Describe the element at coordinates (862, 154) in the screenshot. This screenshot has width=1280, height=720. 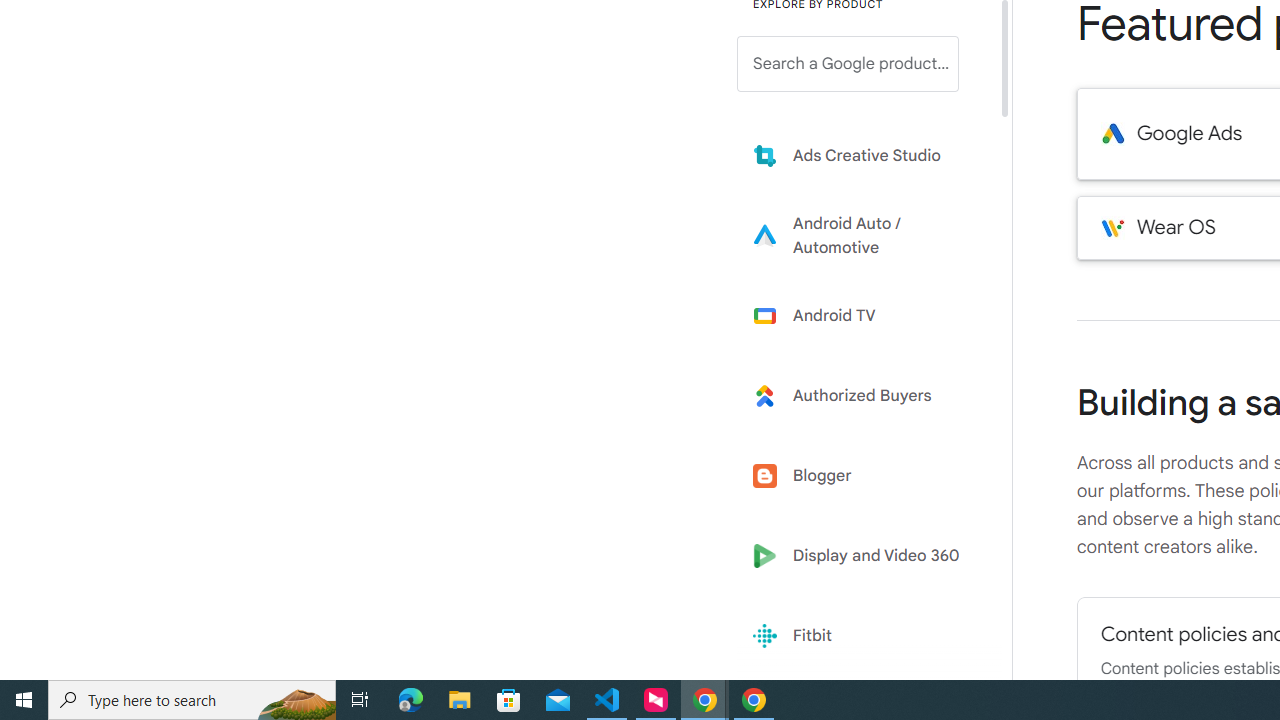
I see `'Learn more about Ads Creative Studio'` at that location.